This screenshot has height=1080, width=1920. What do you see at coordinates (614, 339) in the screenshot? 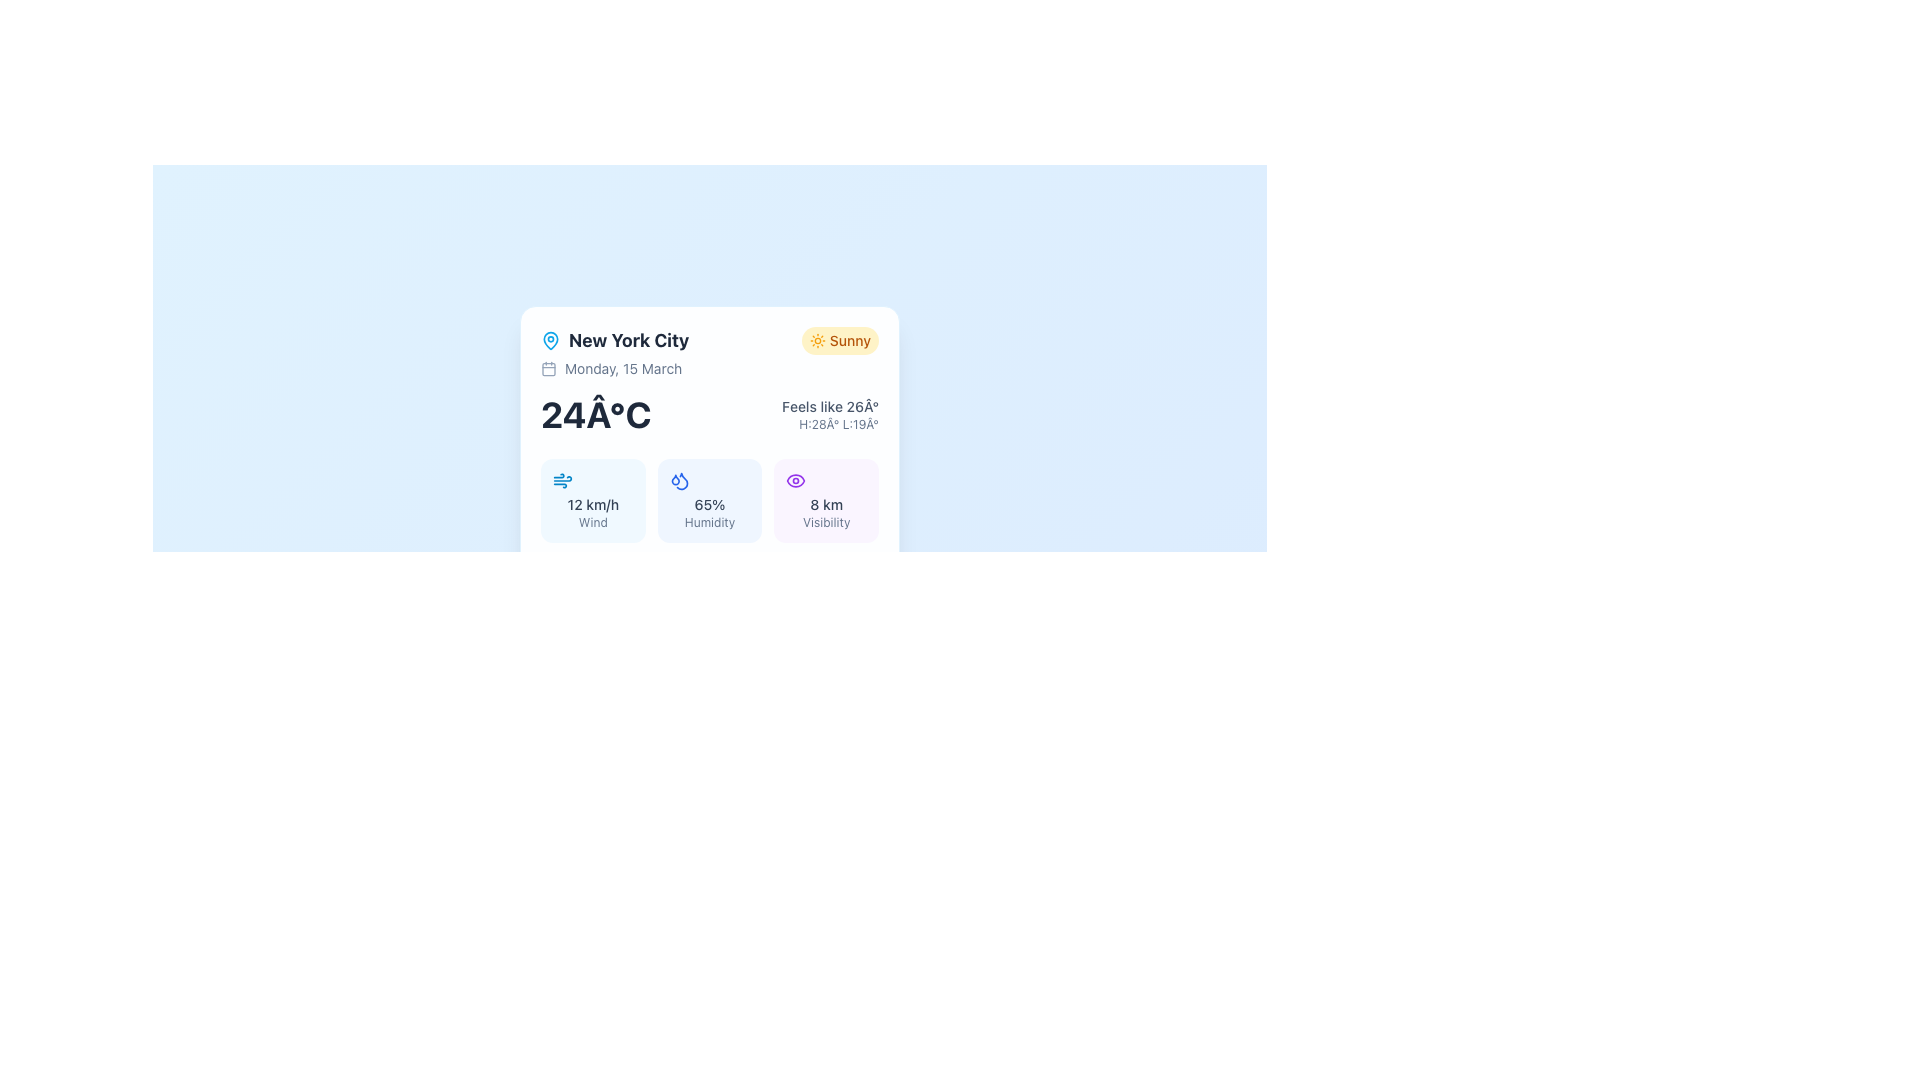
I see `the bold text label 'New York City' with a blue pin icon, which is positioned at the top of the weather information card` at bounding box center [614, 339].